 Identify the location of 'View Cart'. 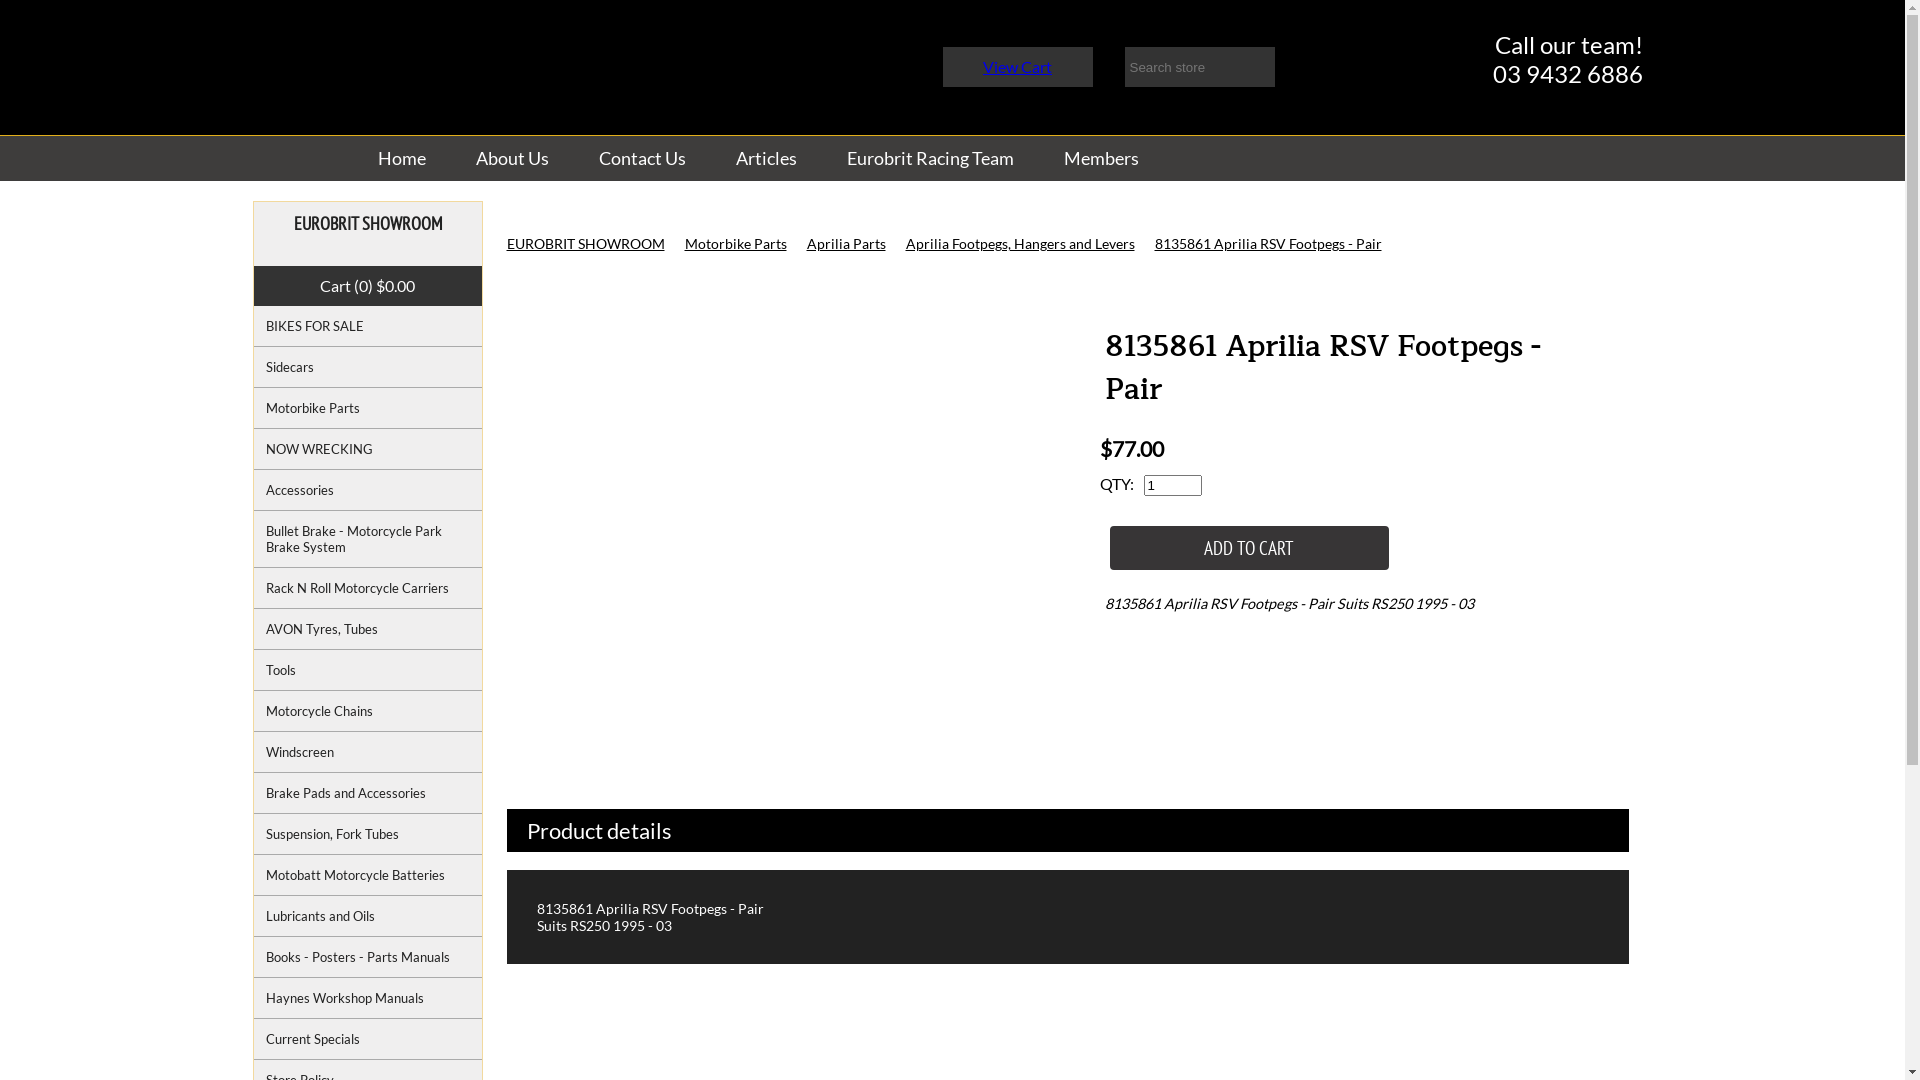
(1017, 65).